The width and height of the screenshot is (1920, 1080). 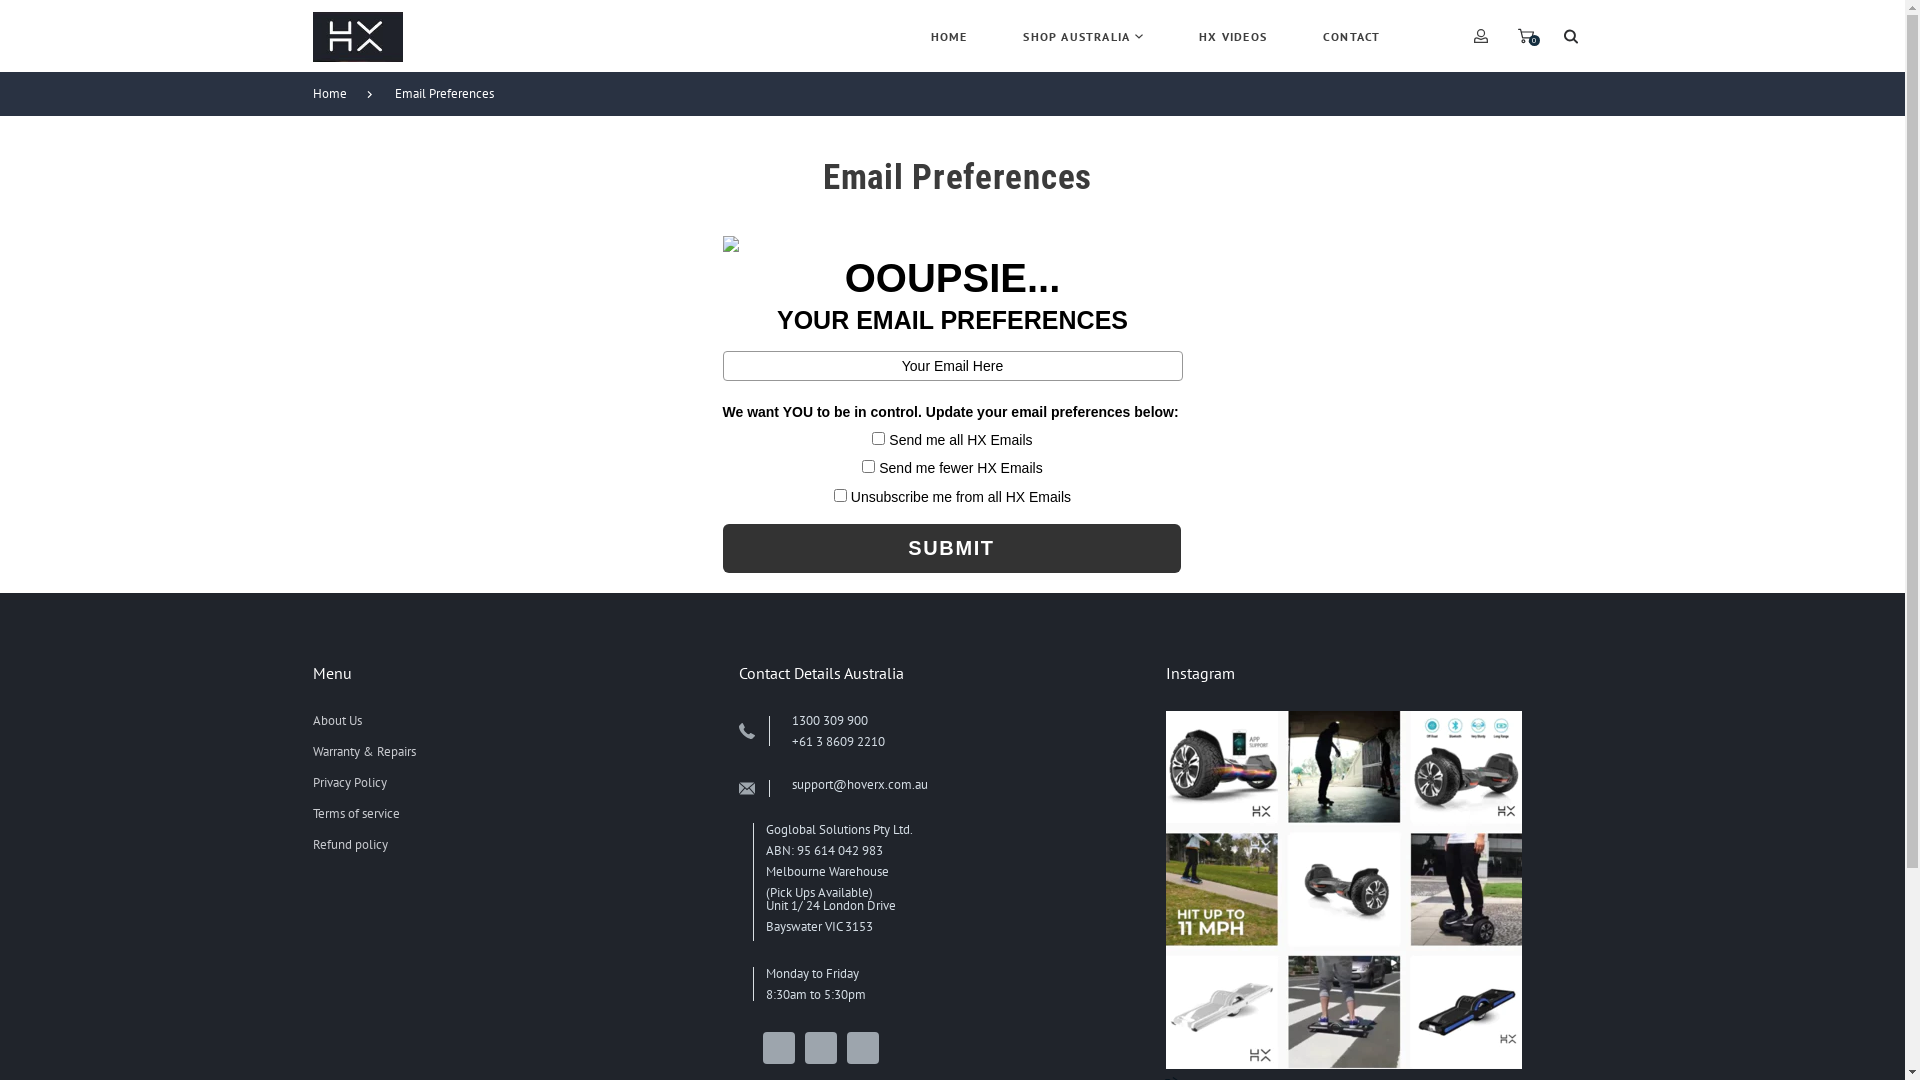 What do you see at coordinates (363, 751) in the screenshot?
I see `'Warranty & Repairs'` at bounding box center [363, 751].